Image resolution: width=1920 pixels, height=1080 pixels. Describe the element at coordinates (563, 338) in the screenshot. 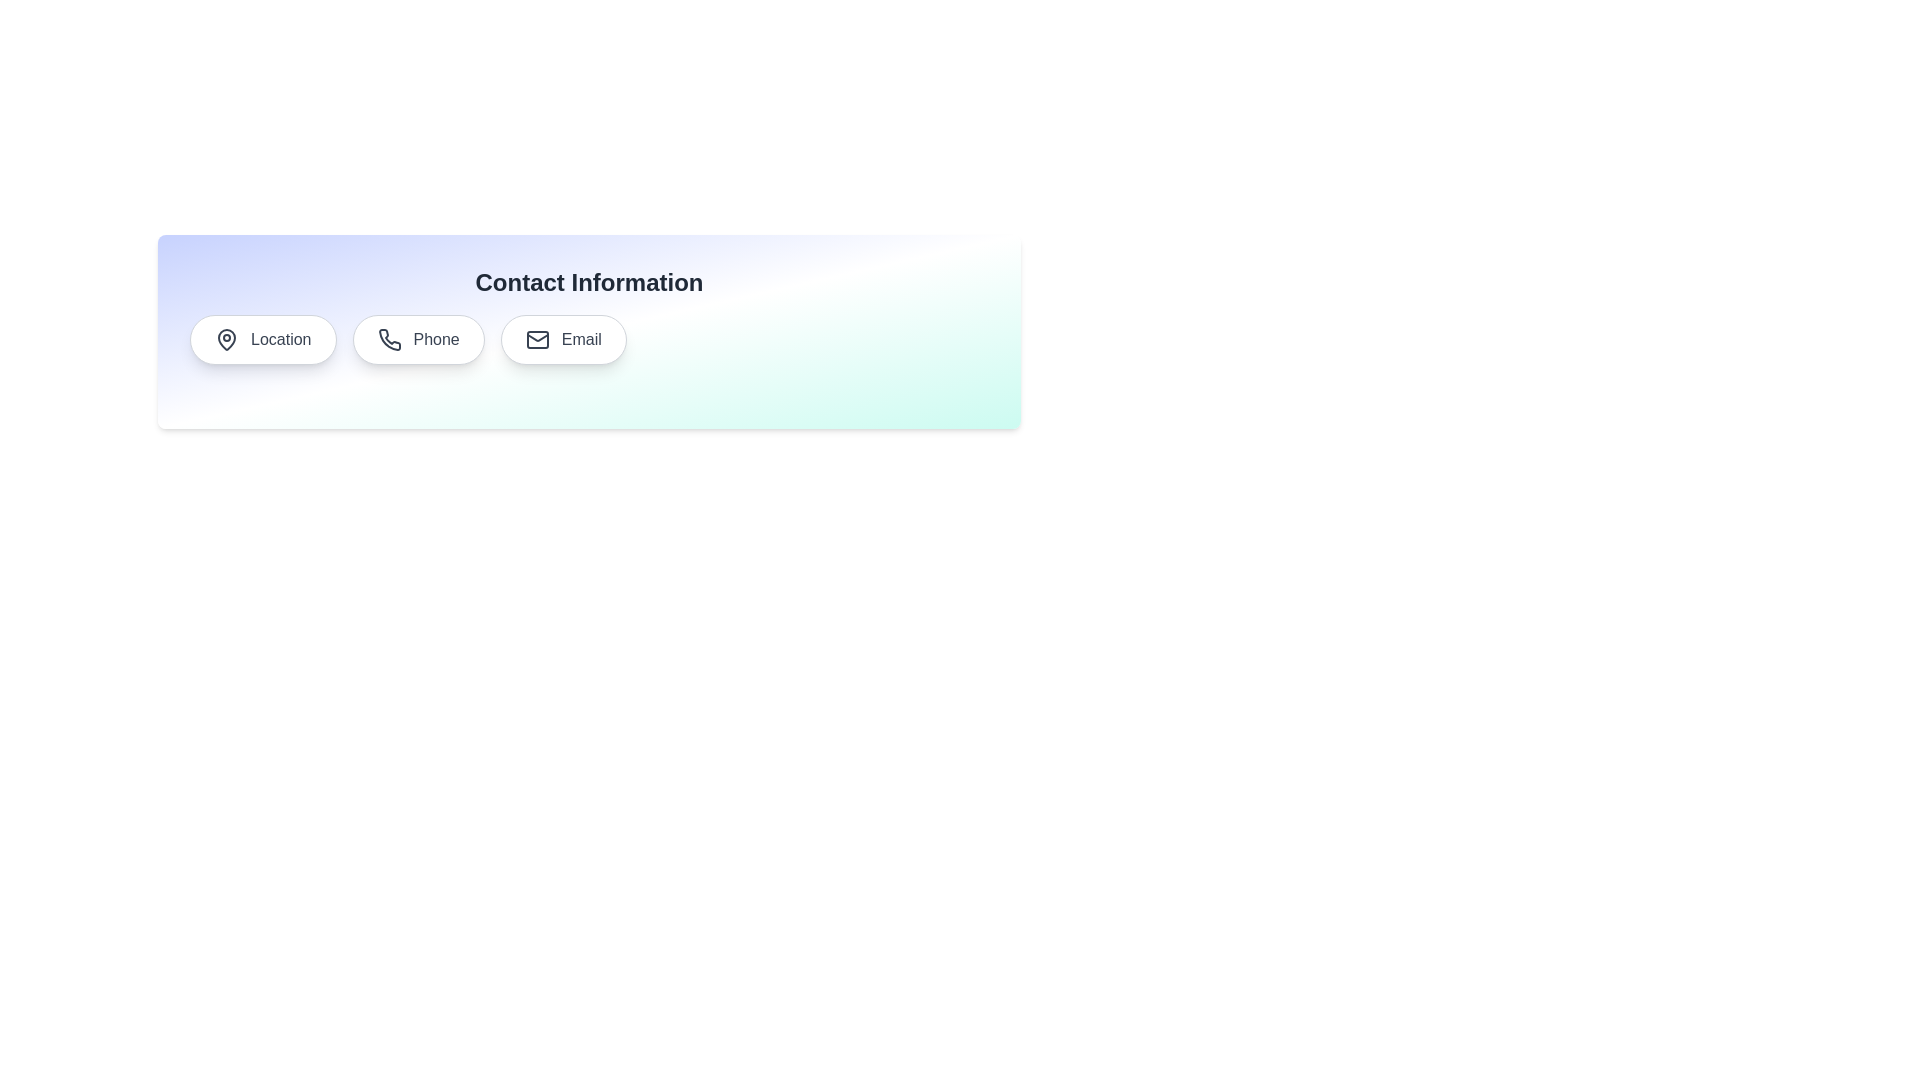

I see `the chip labeled Email to observe its hover effect` at that location.